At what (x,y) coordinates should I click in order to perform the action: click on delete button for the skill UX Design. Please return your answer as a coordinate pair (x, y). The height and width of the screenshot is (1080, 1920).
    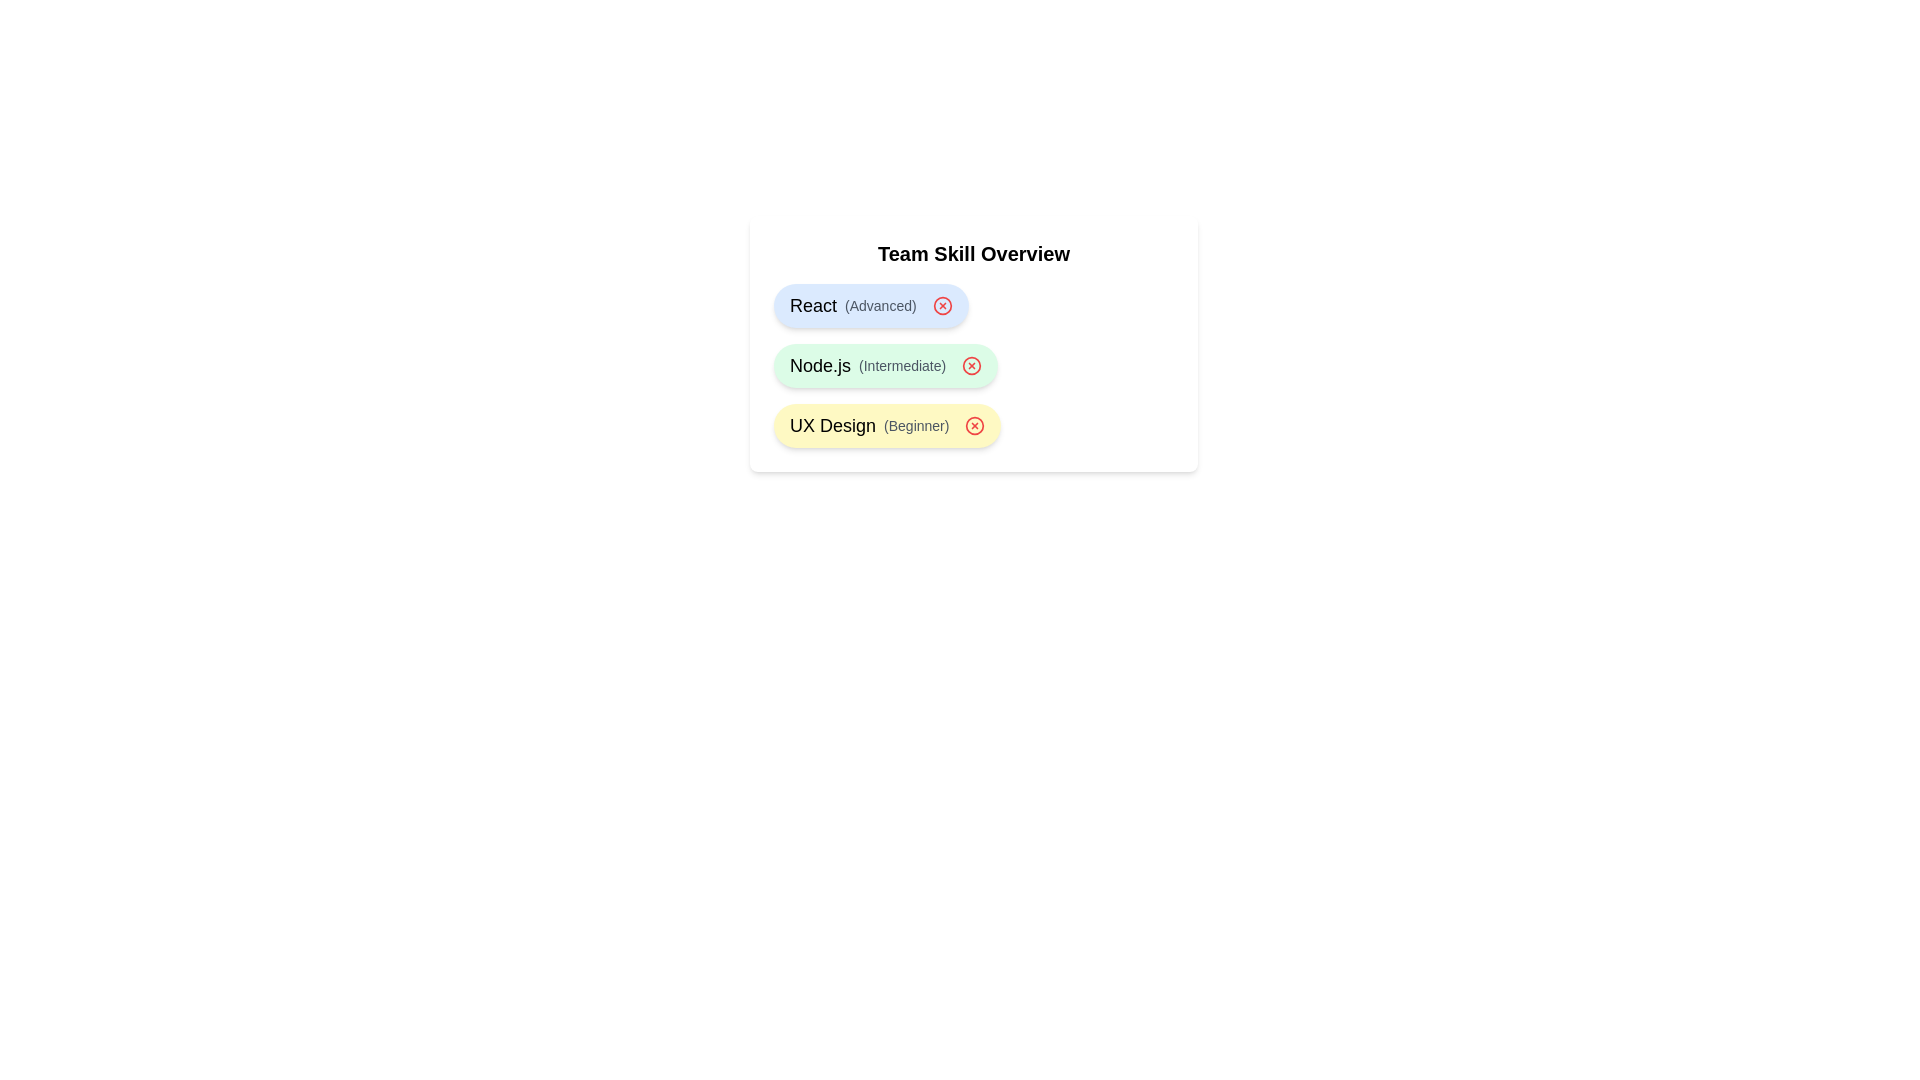
    Looking at the image, I should click on (975, 424).